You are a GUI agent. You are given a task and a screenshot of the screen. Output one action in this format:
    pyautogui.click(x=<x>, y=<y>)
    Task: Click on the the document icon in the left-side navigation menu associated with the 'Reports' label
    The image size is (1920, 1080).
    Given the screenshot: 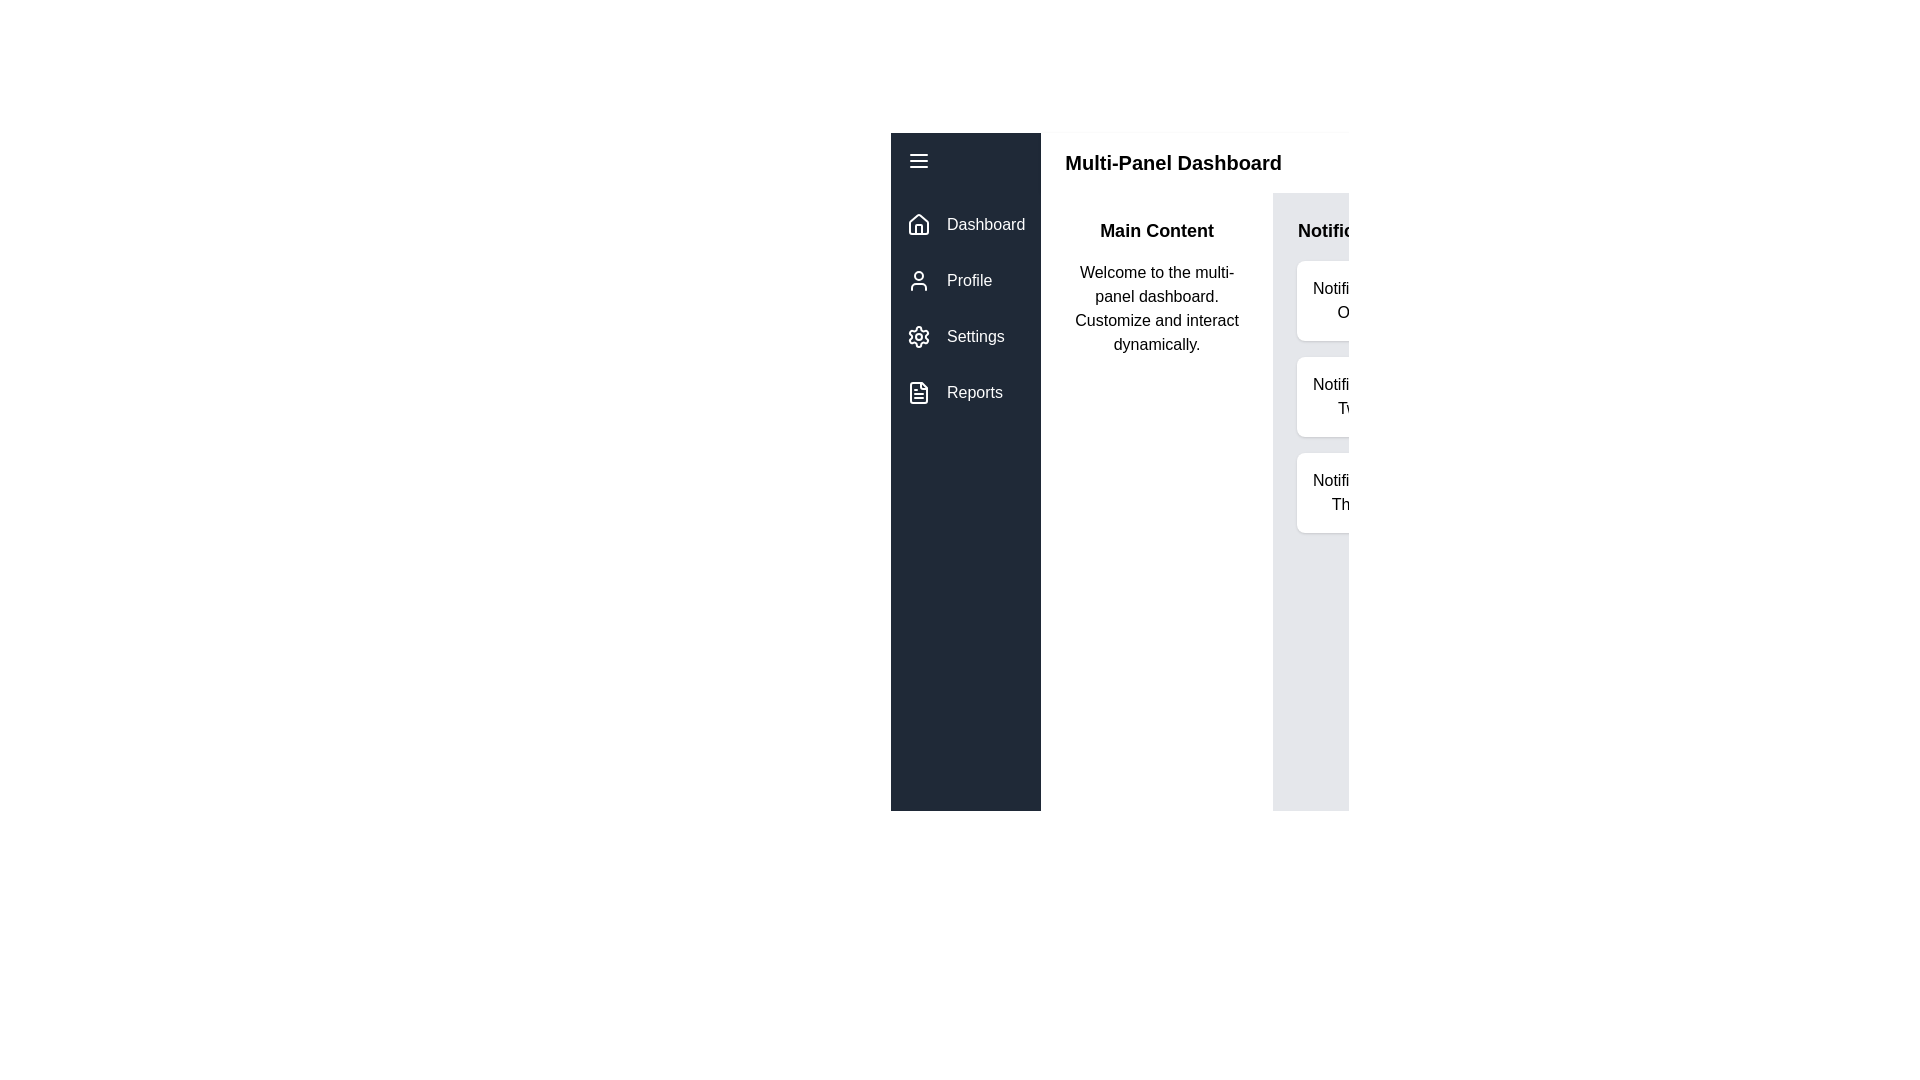 What is the action you would take?
    pyautogui.click(x=917, y=393)
    